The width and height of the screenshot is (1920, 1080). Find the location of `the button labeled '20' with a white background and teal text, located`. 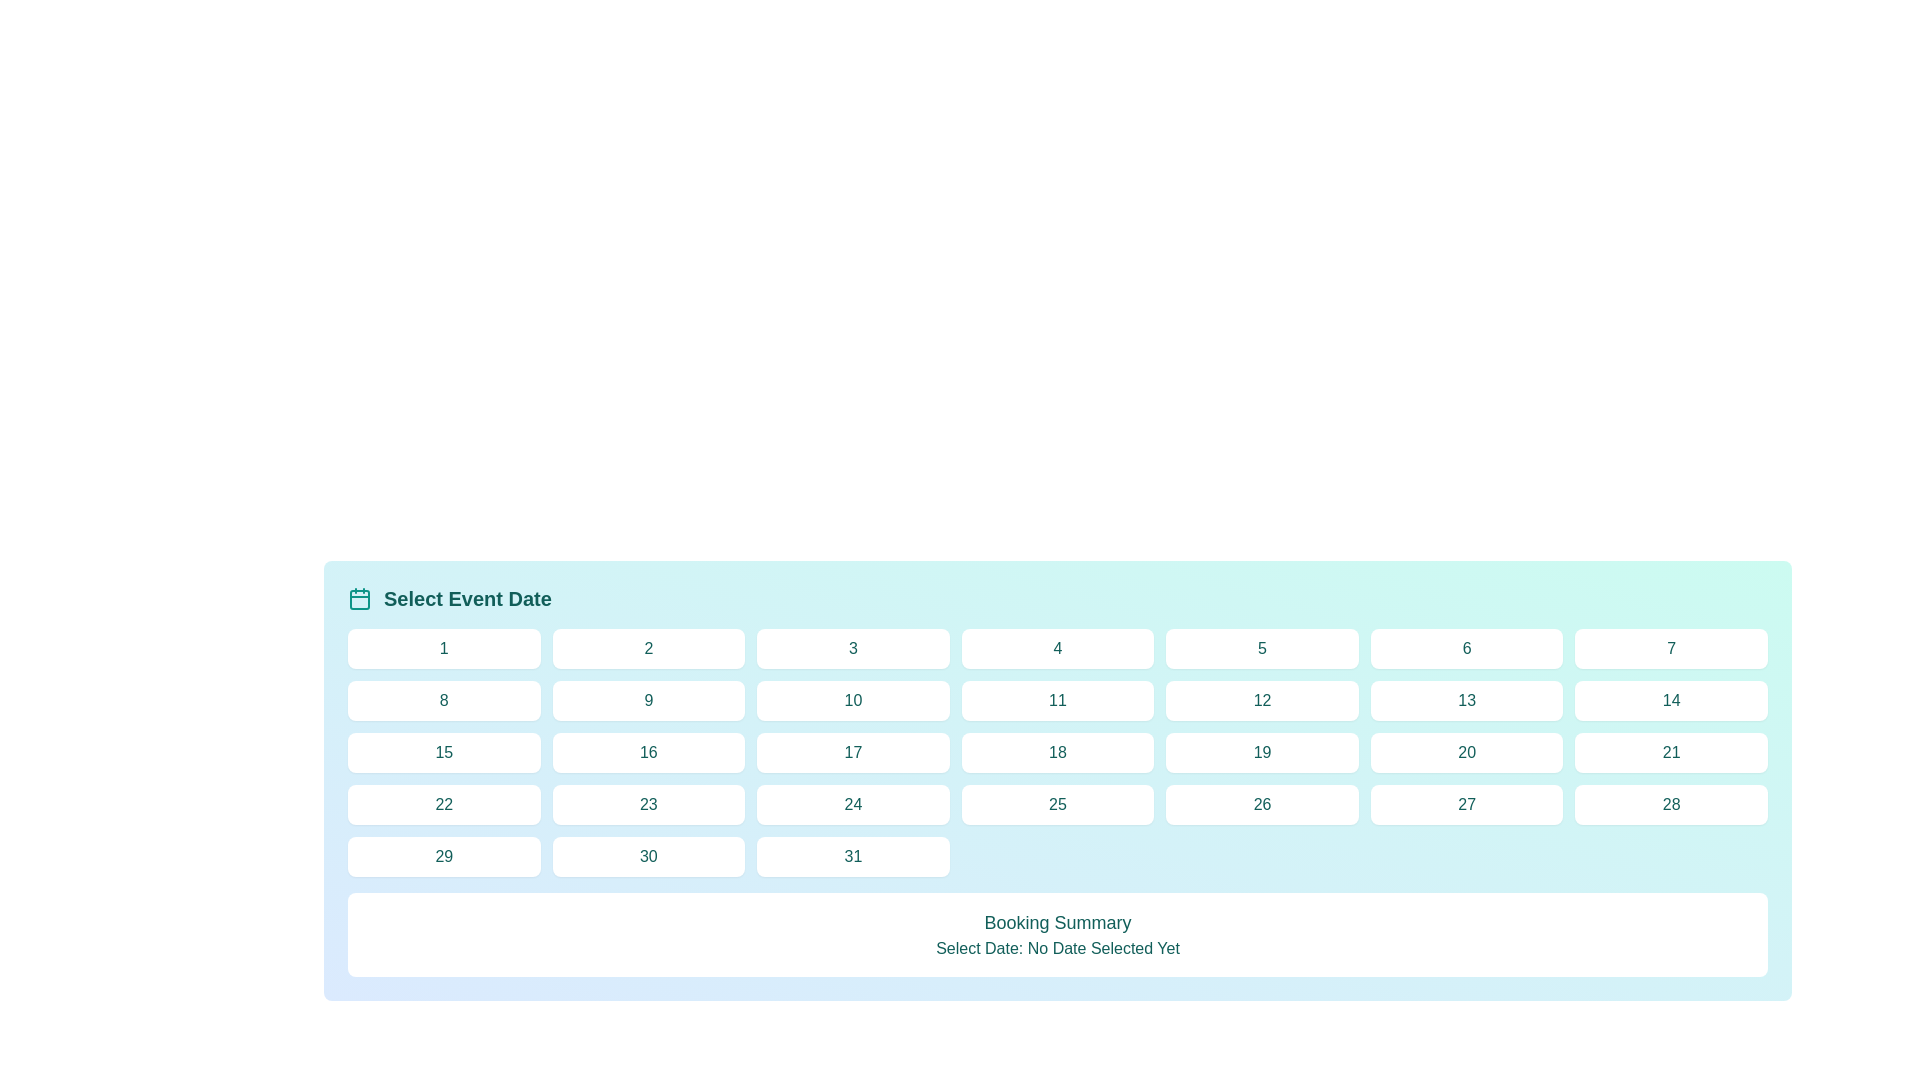

the button labeled '20' with a white background and teal text, located is located at coordinates (1467, 752).